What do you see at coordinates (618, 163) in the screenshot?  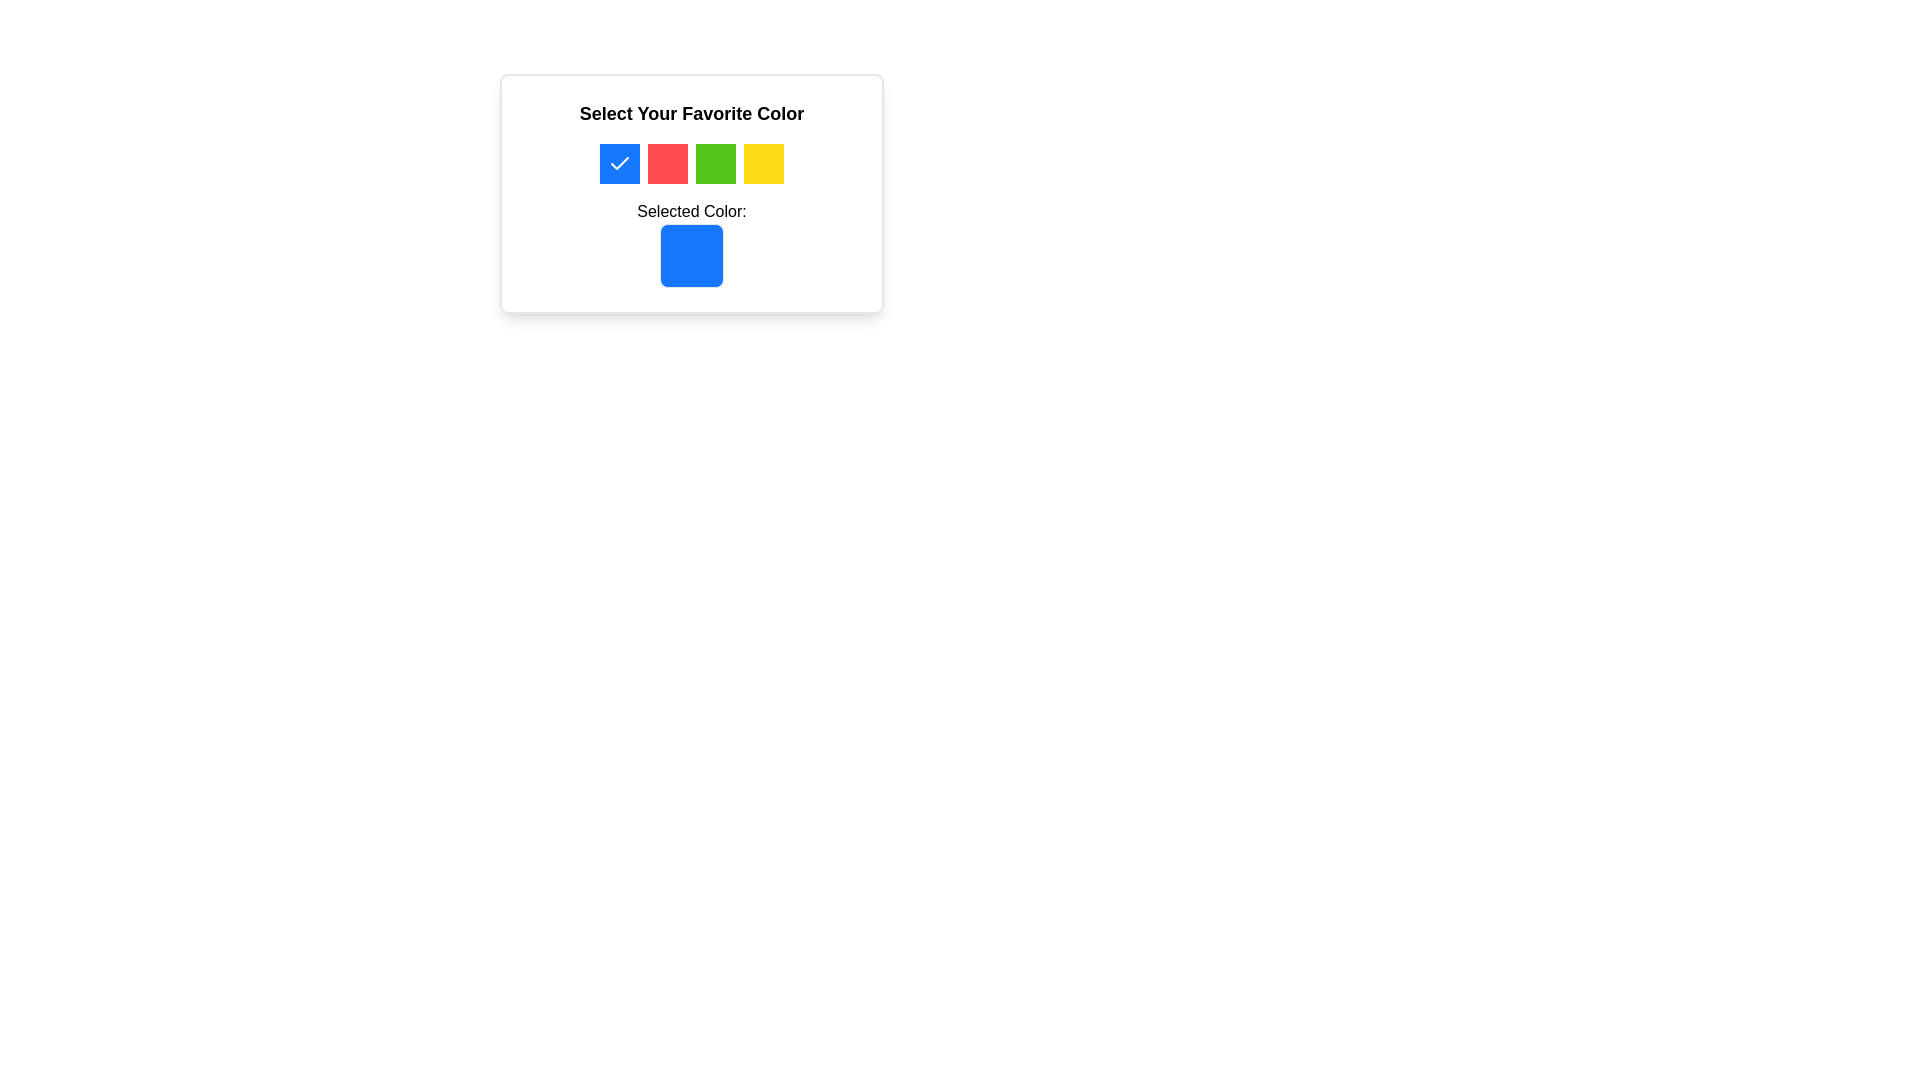 I see `the white checkmark symbol within the blue square tile located in the first position of the color selection area at the top of the card` at bounding box center [618, 163].